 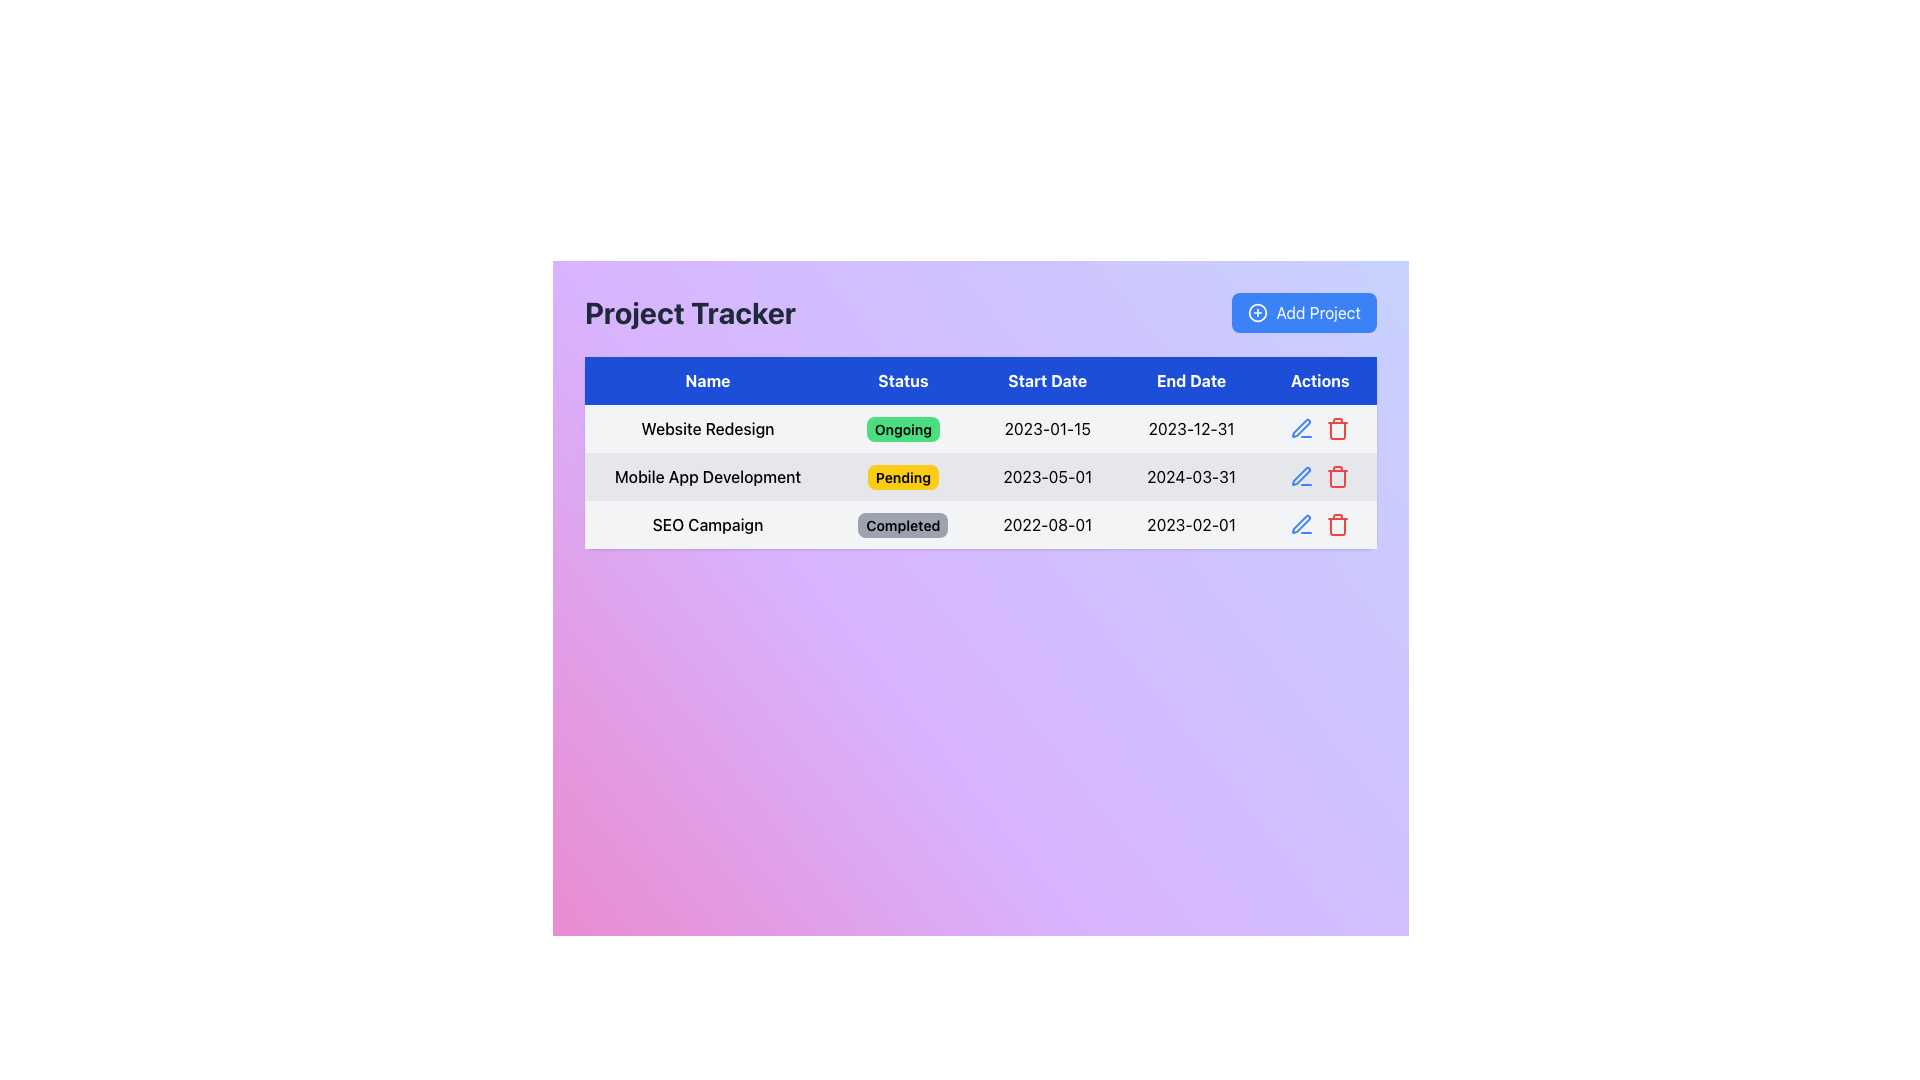 What do you see at coordinates (902, 523) in the screenshot?
I see `the Status Indicator for the 'SEO Campaign' project, located in the Status column of the table, specifically the second cell in the row that represents this project` at bounding box center [902, 523].